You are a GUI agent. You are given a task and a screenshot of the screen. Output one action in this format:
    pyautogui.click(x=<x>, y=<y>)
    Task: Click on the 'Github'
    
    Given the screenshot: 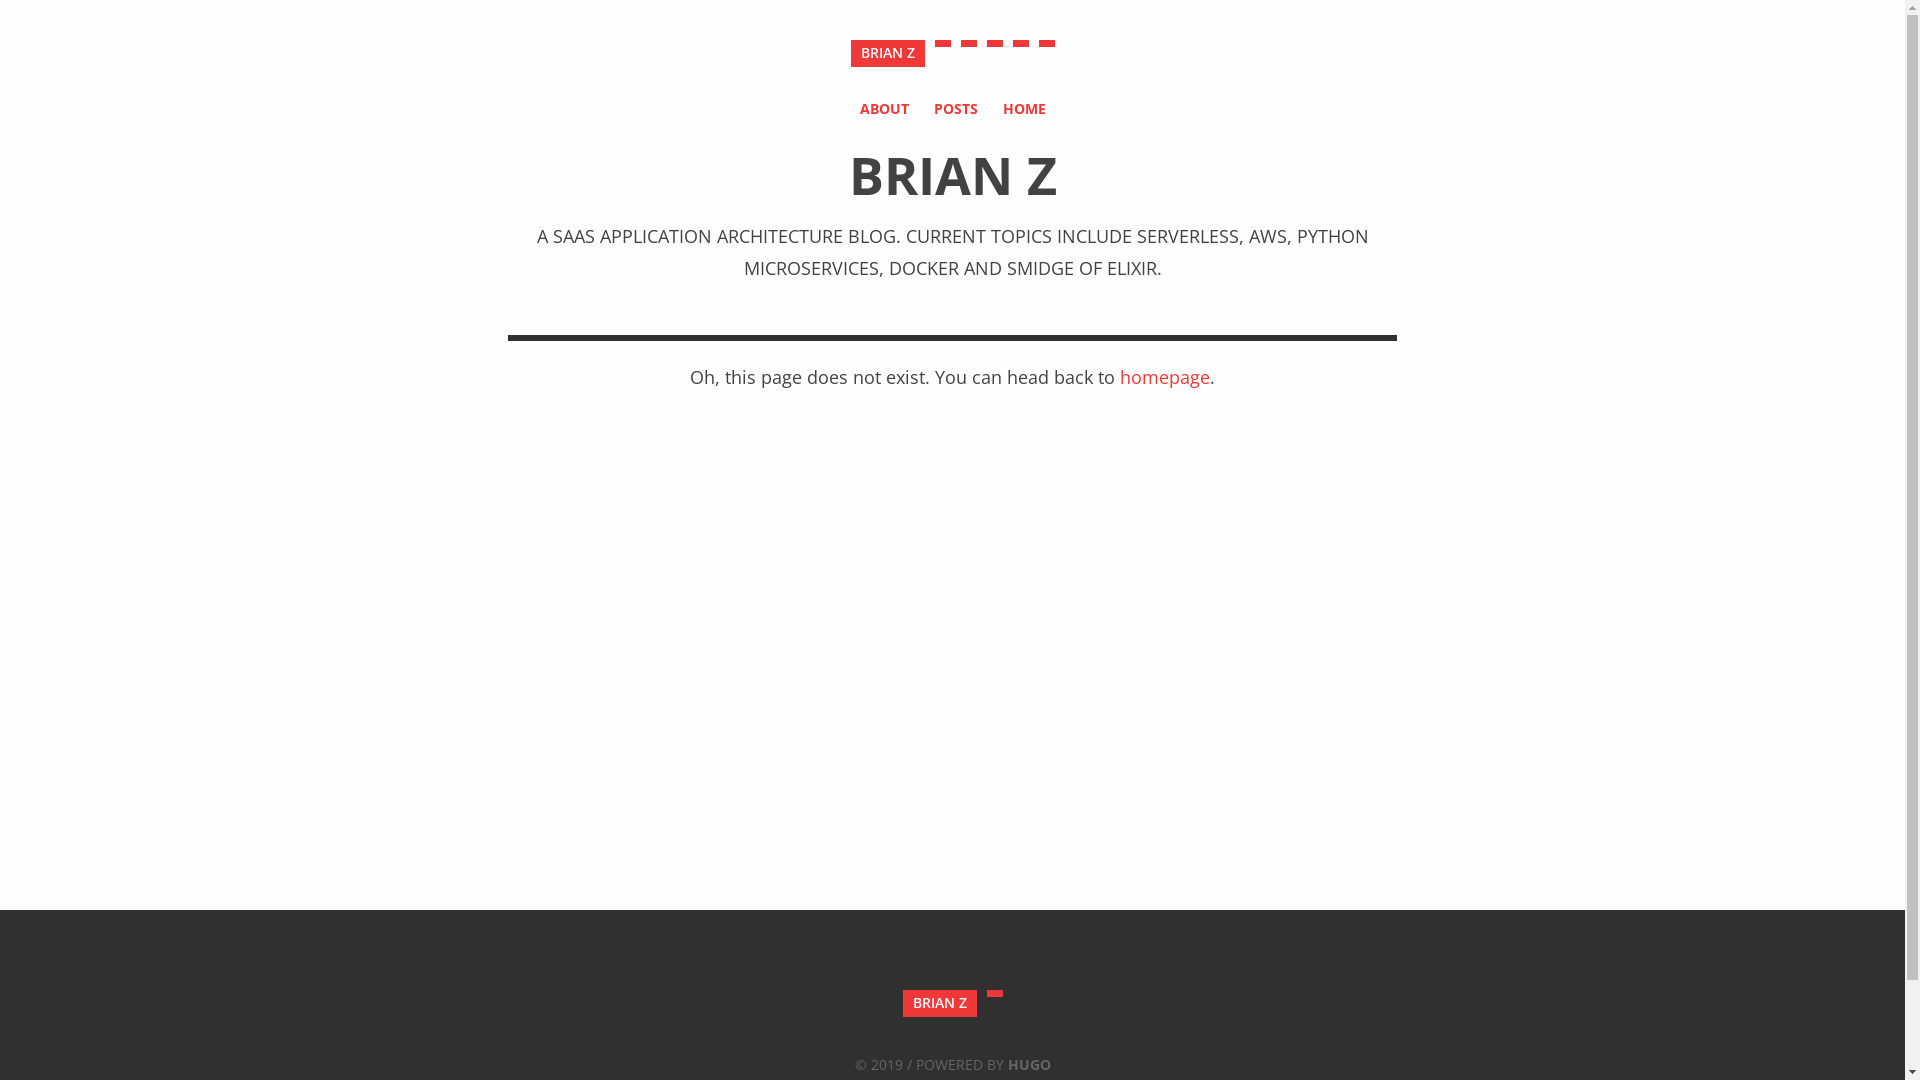 What is the action you would take?
    pyautogui.click(x=993, y=43)
    